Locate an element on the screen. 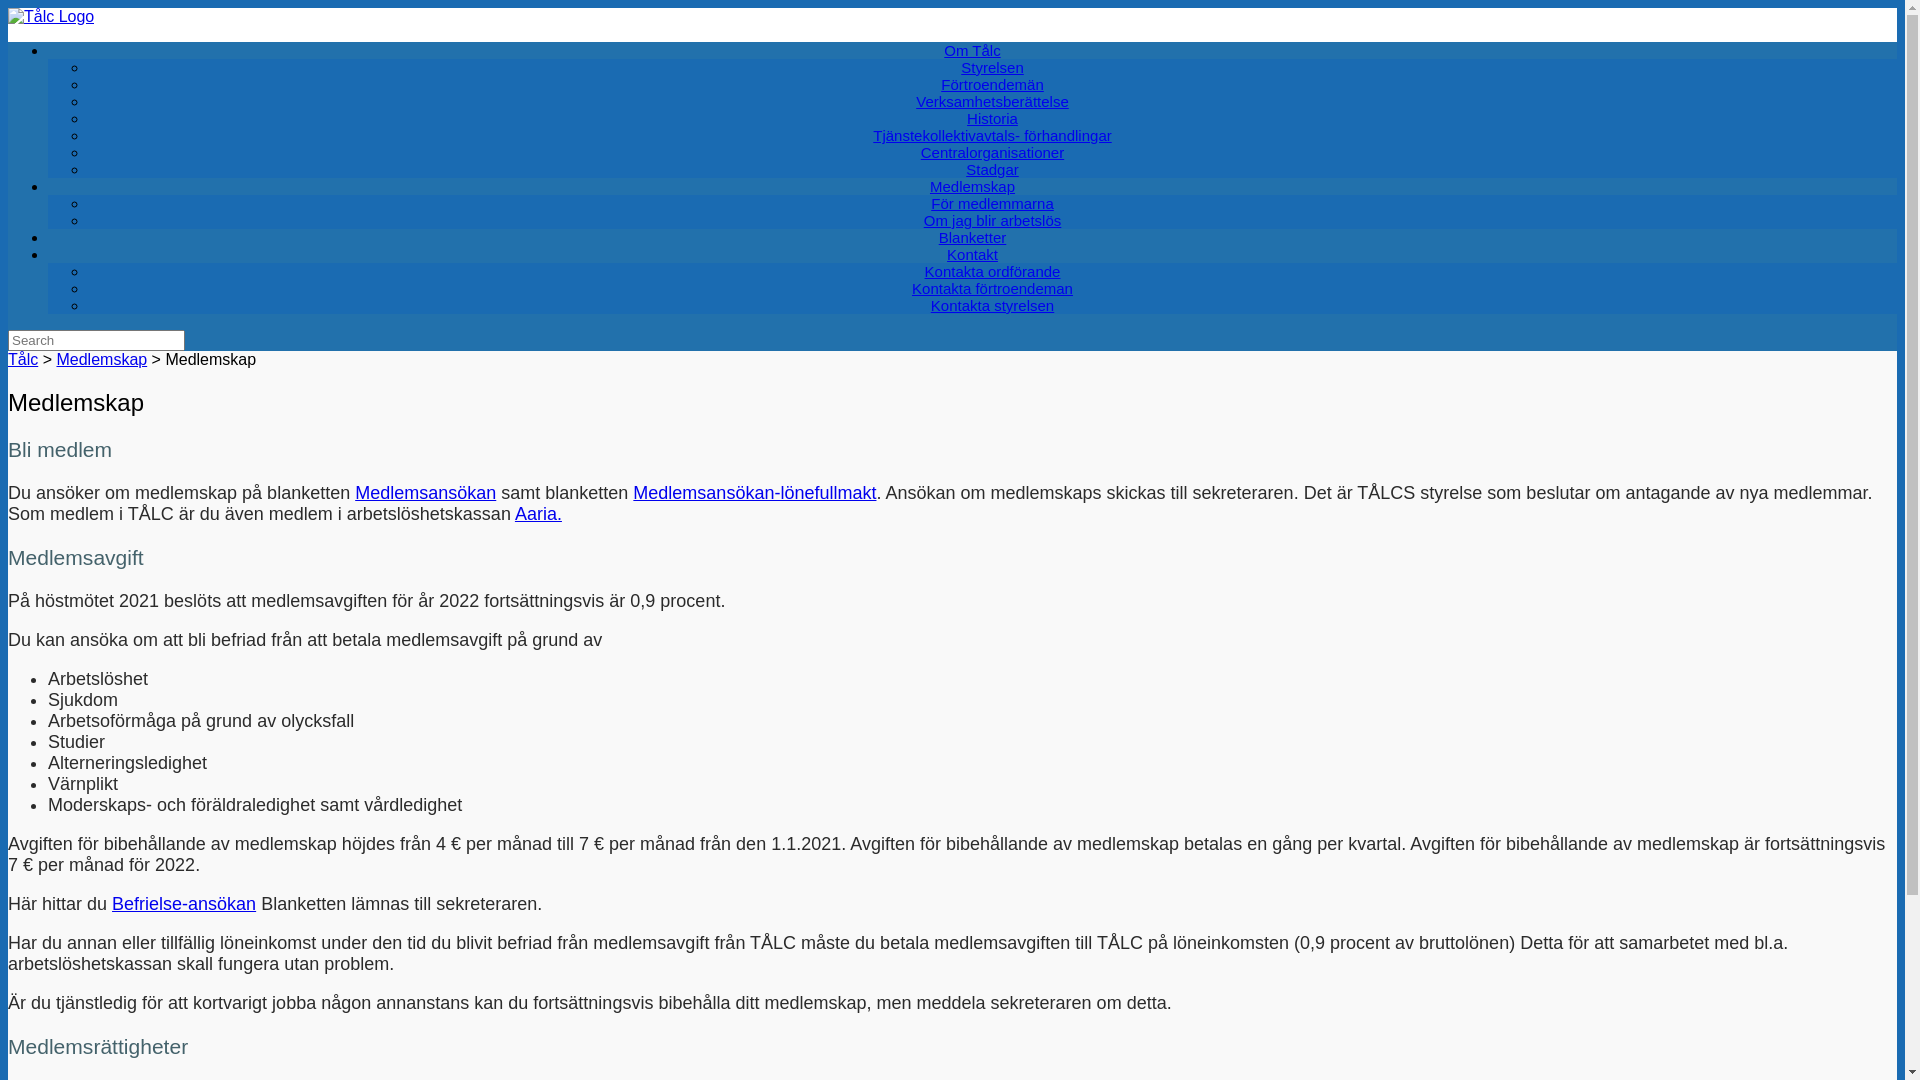  'Blanketter' is located at coordinates (907, 236).